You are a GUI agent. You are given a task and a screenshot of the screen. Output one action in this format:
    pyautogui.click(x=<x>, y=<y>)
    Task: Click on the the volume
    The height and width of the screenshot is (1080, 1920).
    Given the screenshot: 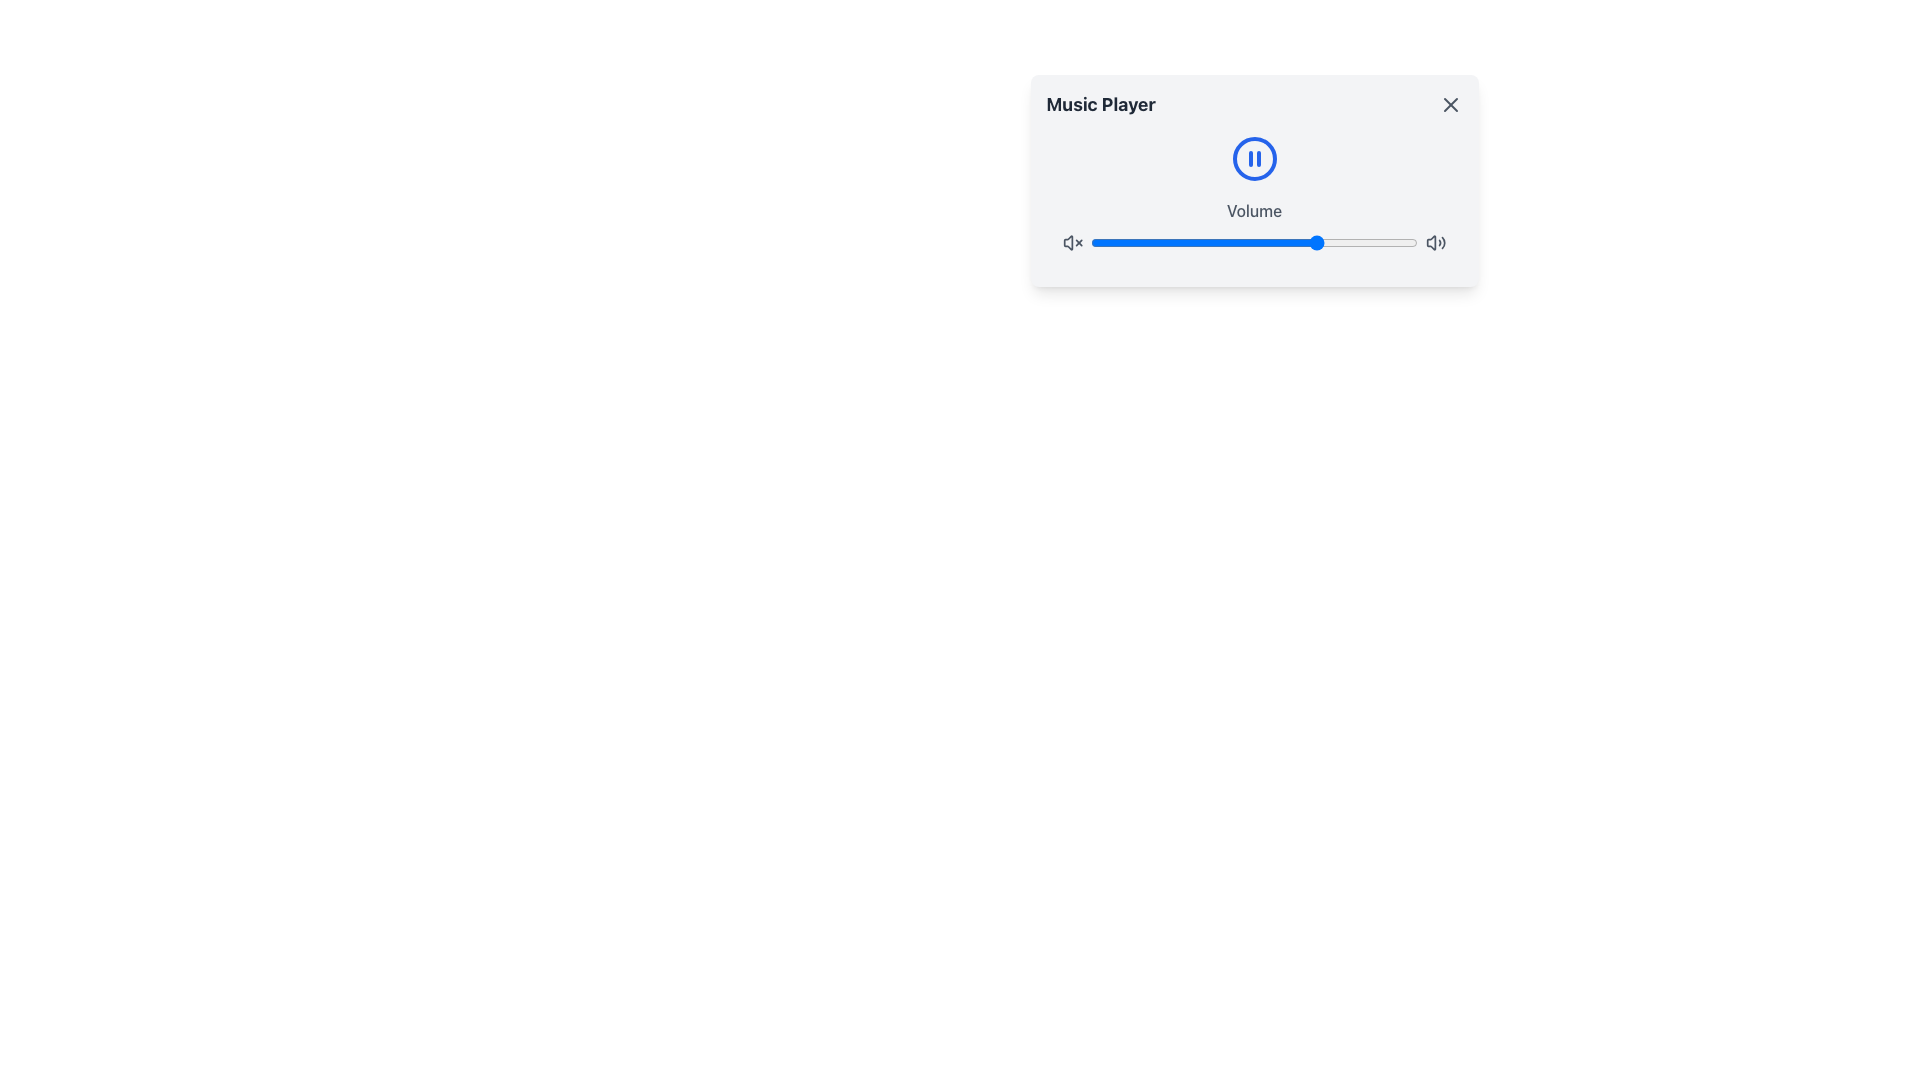 What is the action you would take?
    pyautogui.click(x=1204, y=242)
    